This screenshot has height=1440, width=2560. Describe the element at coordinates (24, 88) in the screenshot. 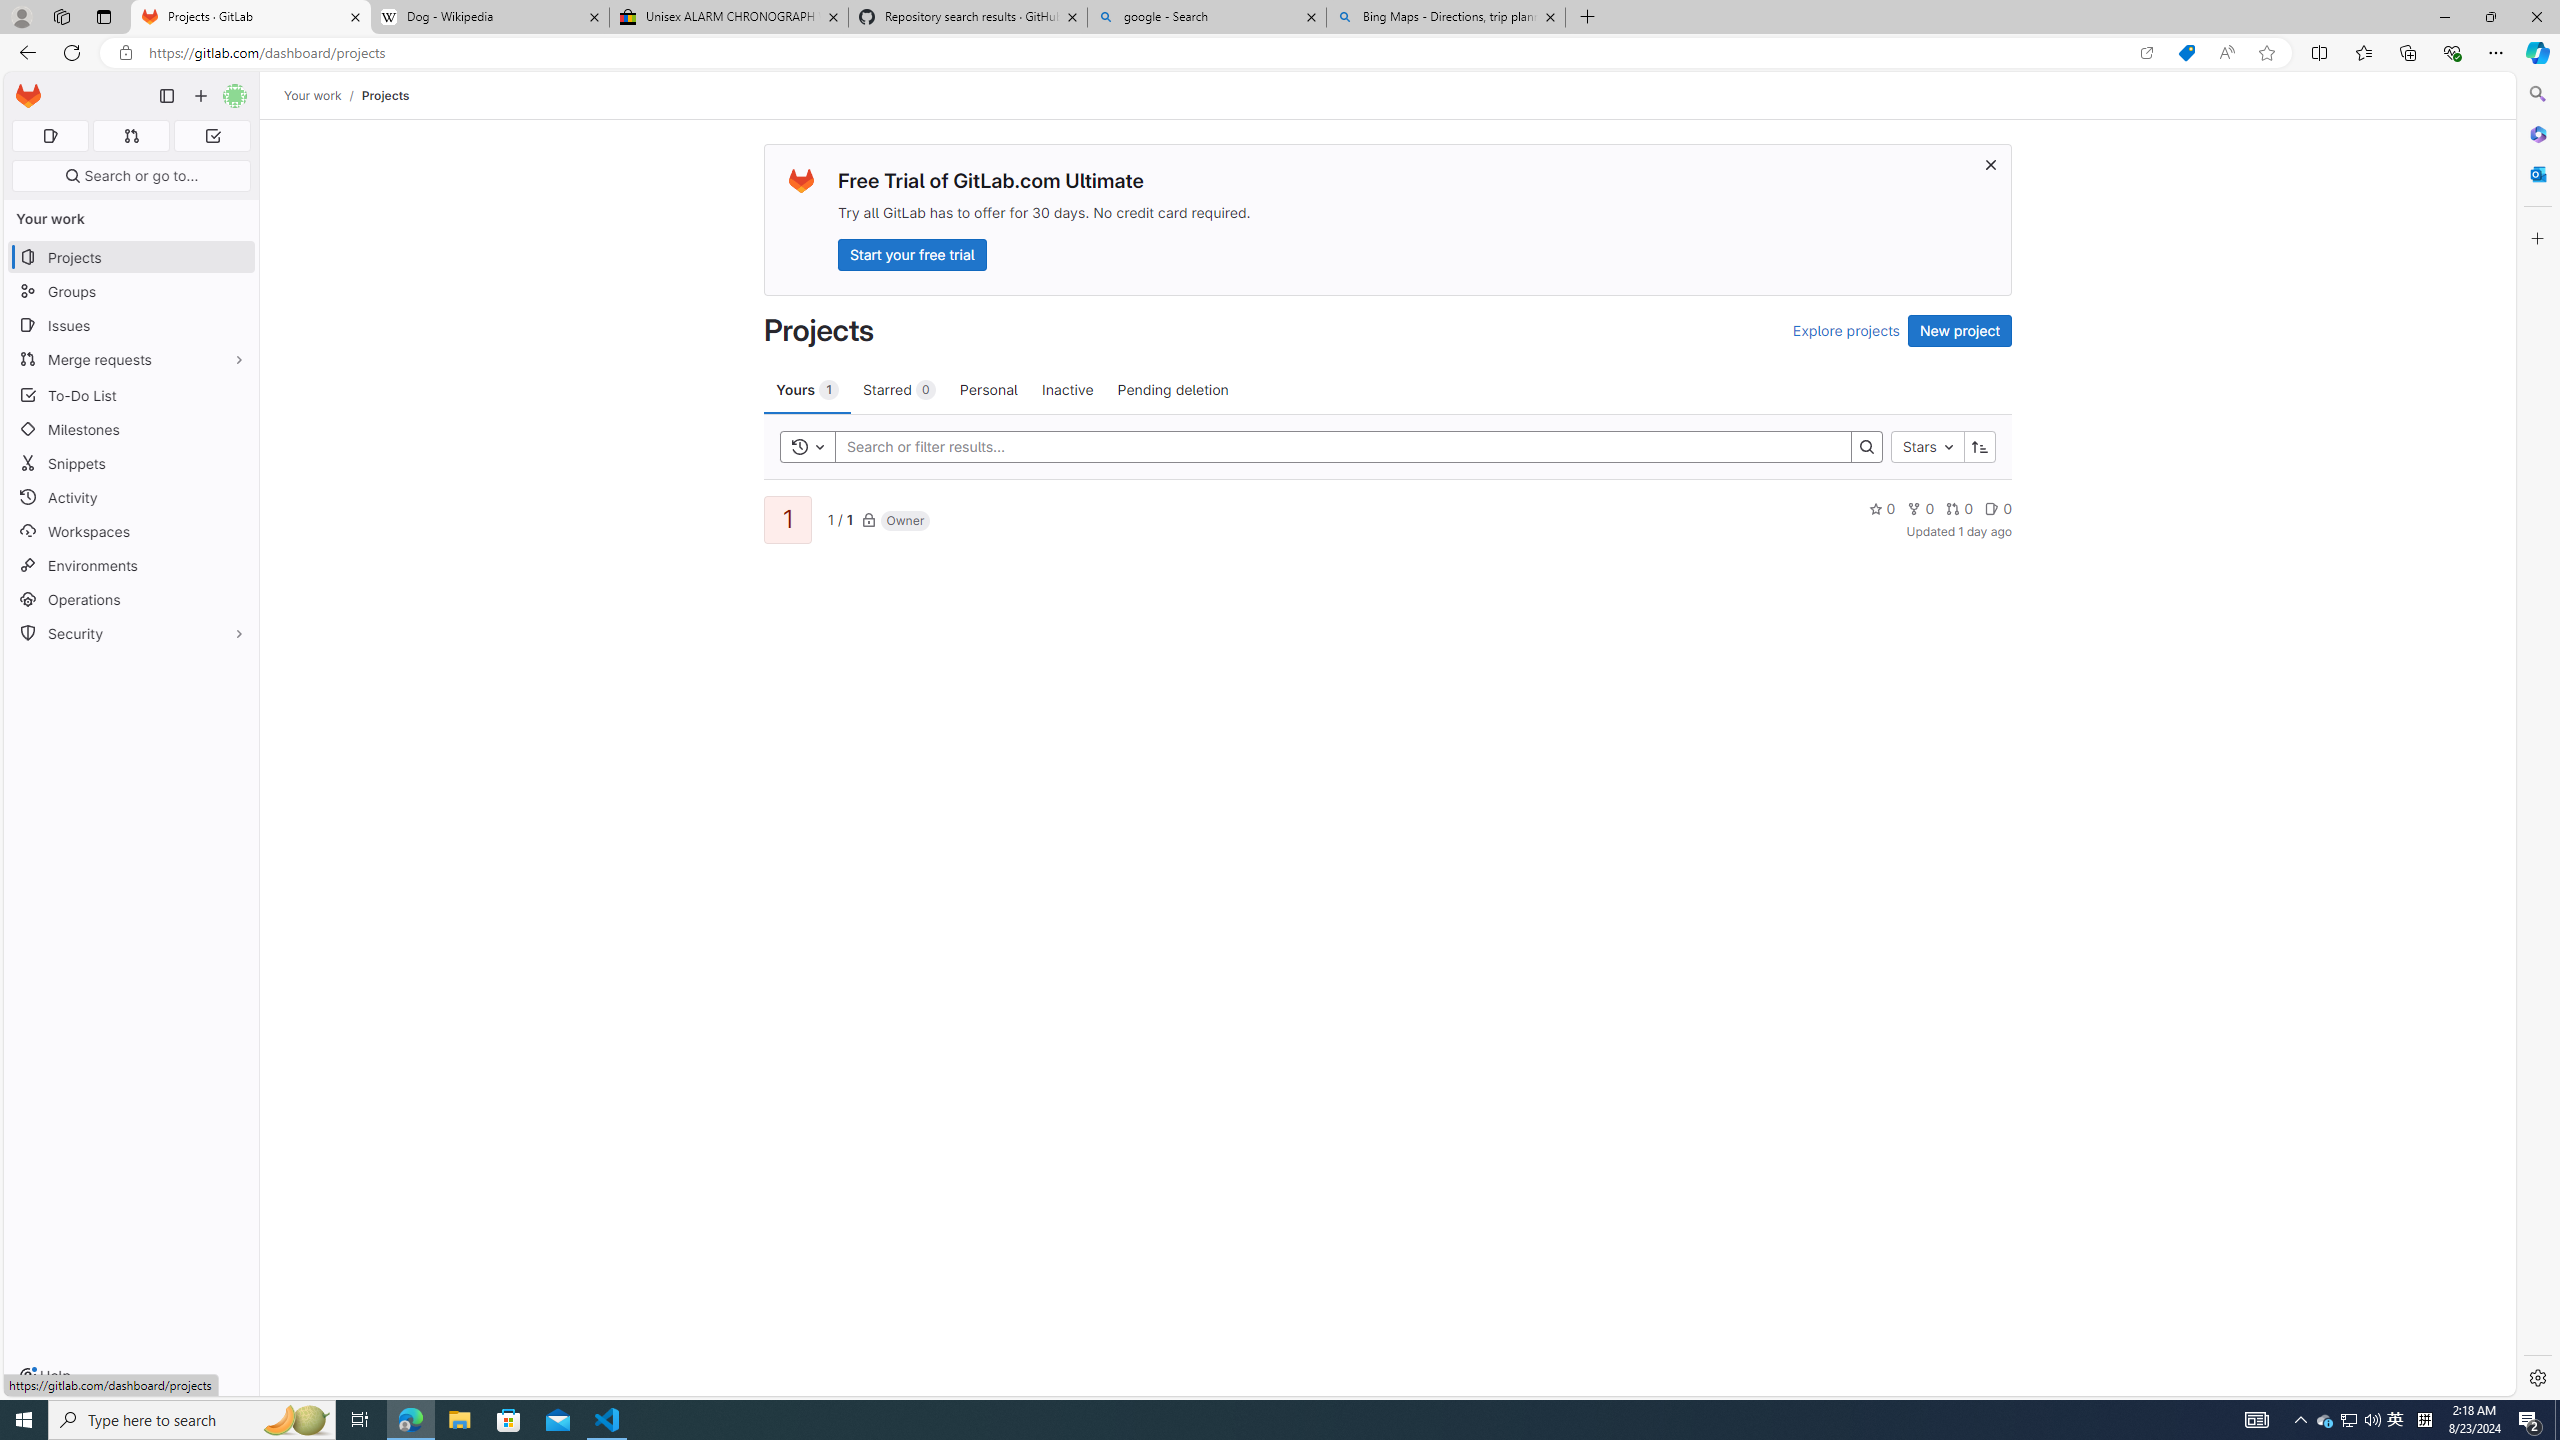

I see `'Skip to main content'` at that location.